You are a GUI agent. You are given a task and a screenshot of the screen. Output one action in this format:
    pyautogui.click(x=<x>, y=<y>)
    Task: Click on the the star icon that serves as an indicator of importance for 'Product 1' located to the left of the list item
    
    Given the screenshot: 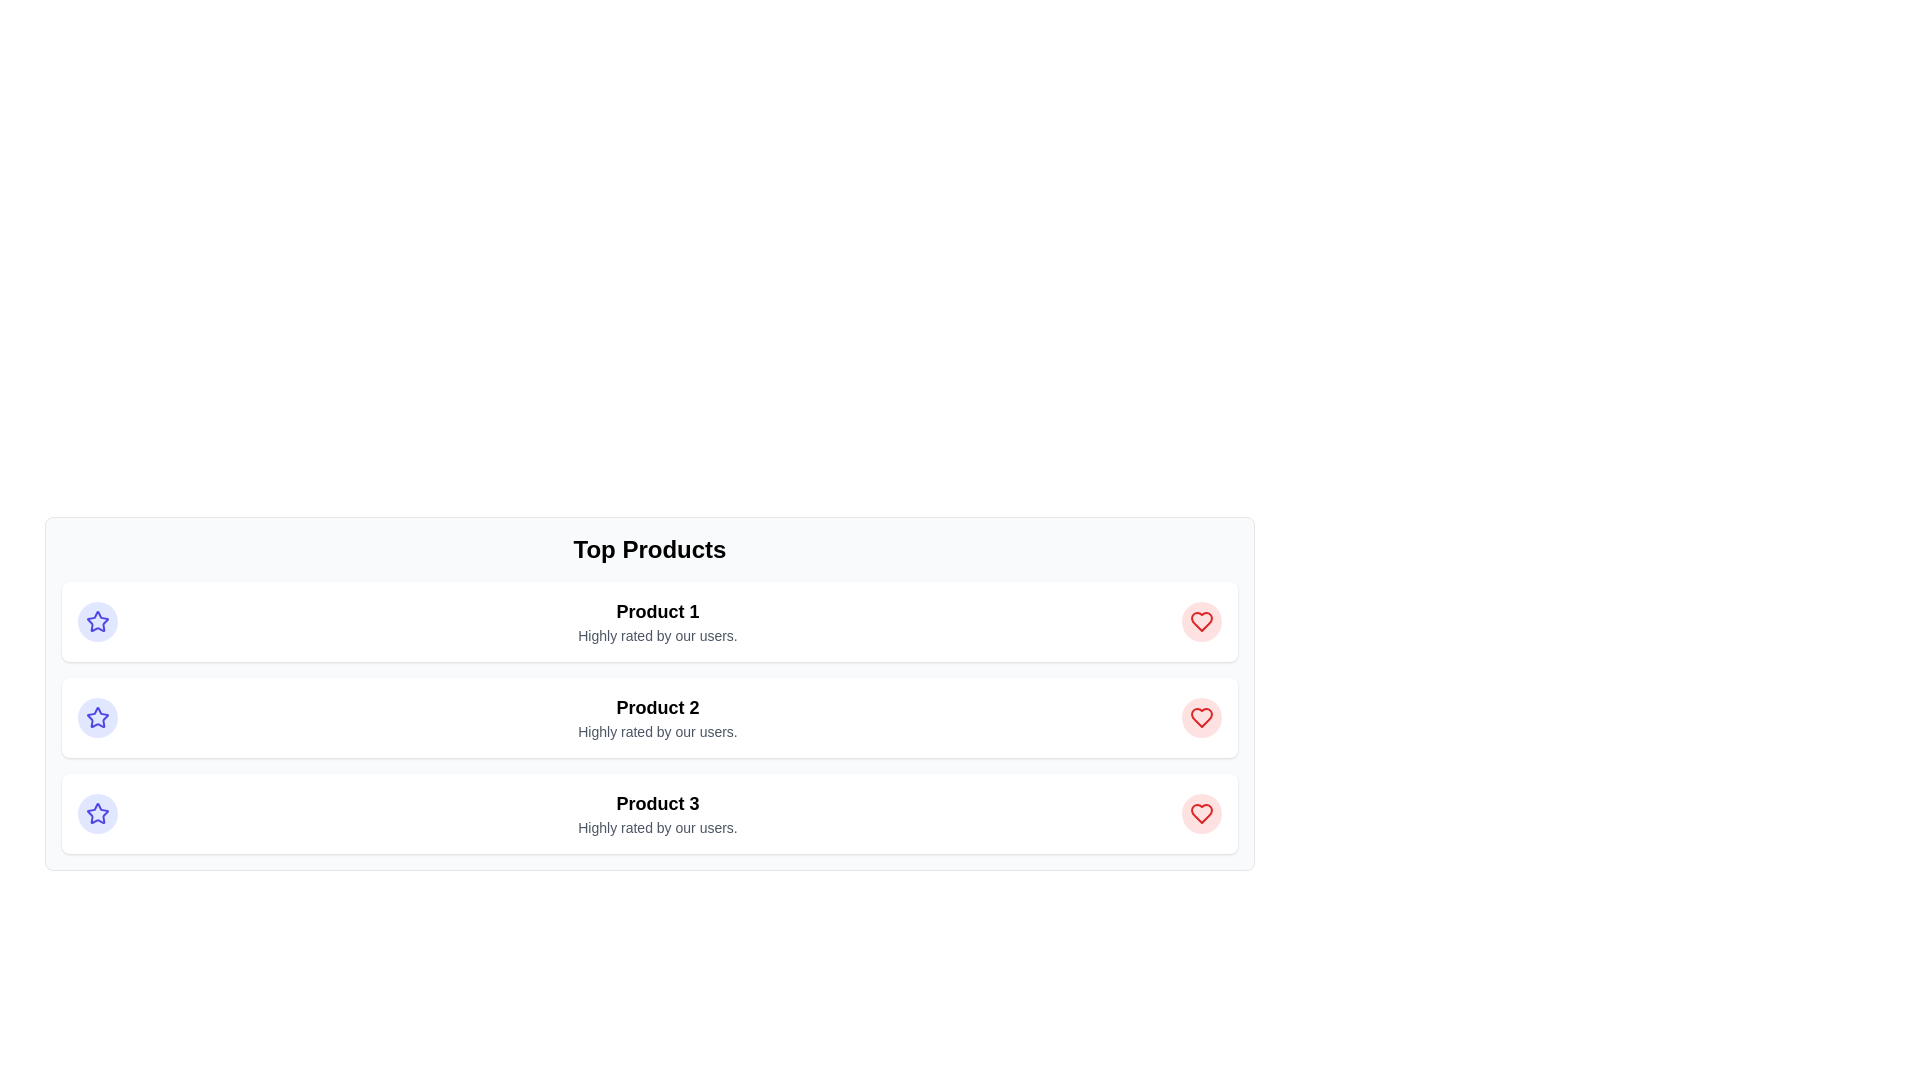 What is the action you would take?
    pyautogui.click(x=96, y=620)
    